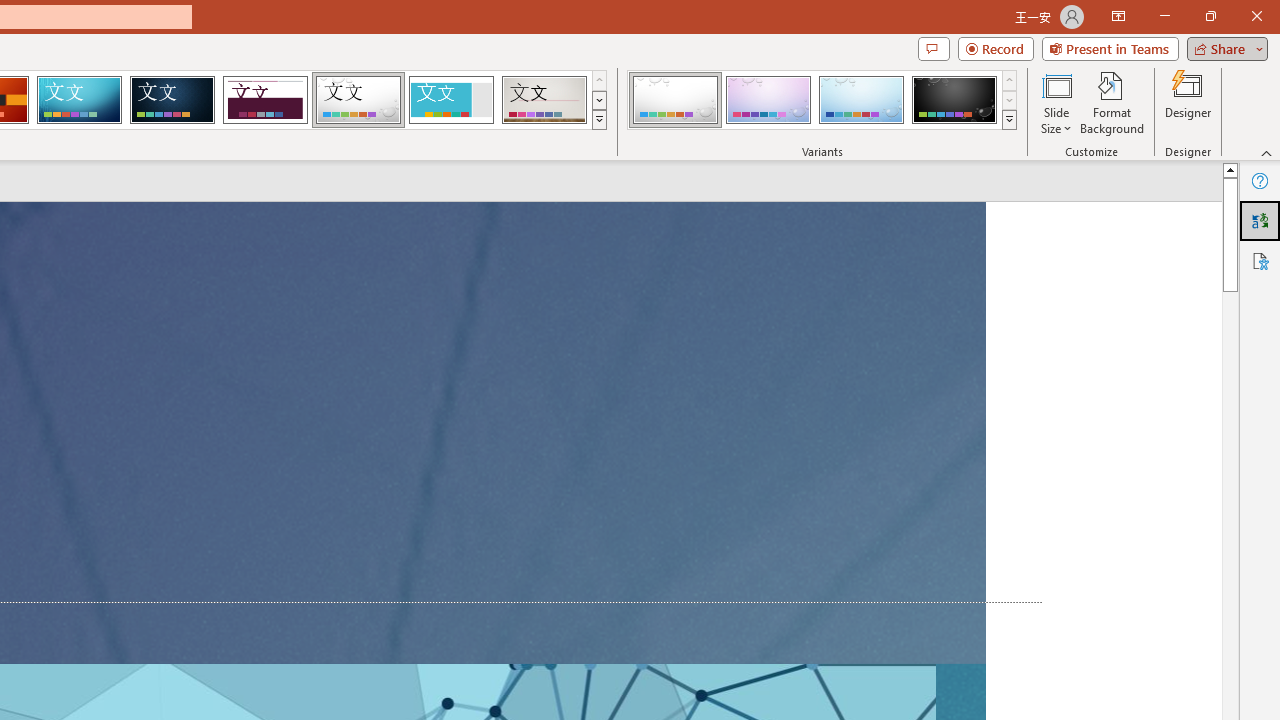  What do you see at coordinates (450, 100) in the screenshot?
I see `'Frame'` at bounding box center [450, 100].